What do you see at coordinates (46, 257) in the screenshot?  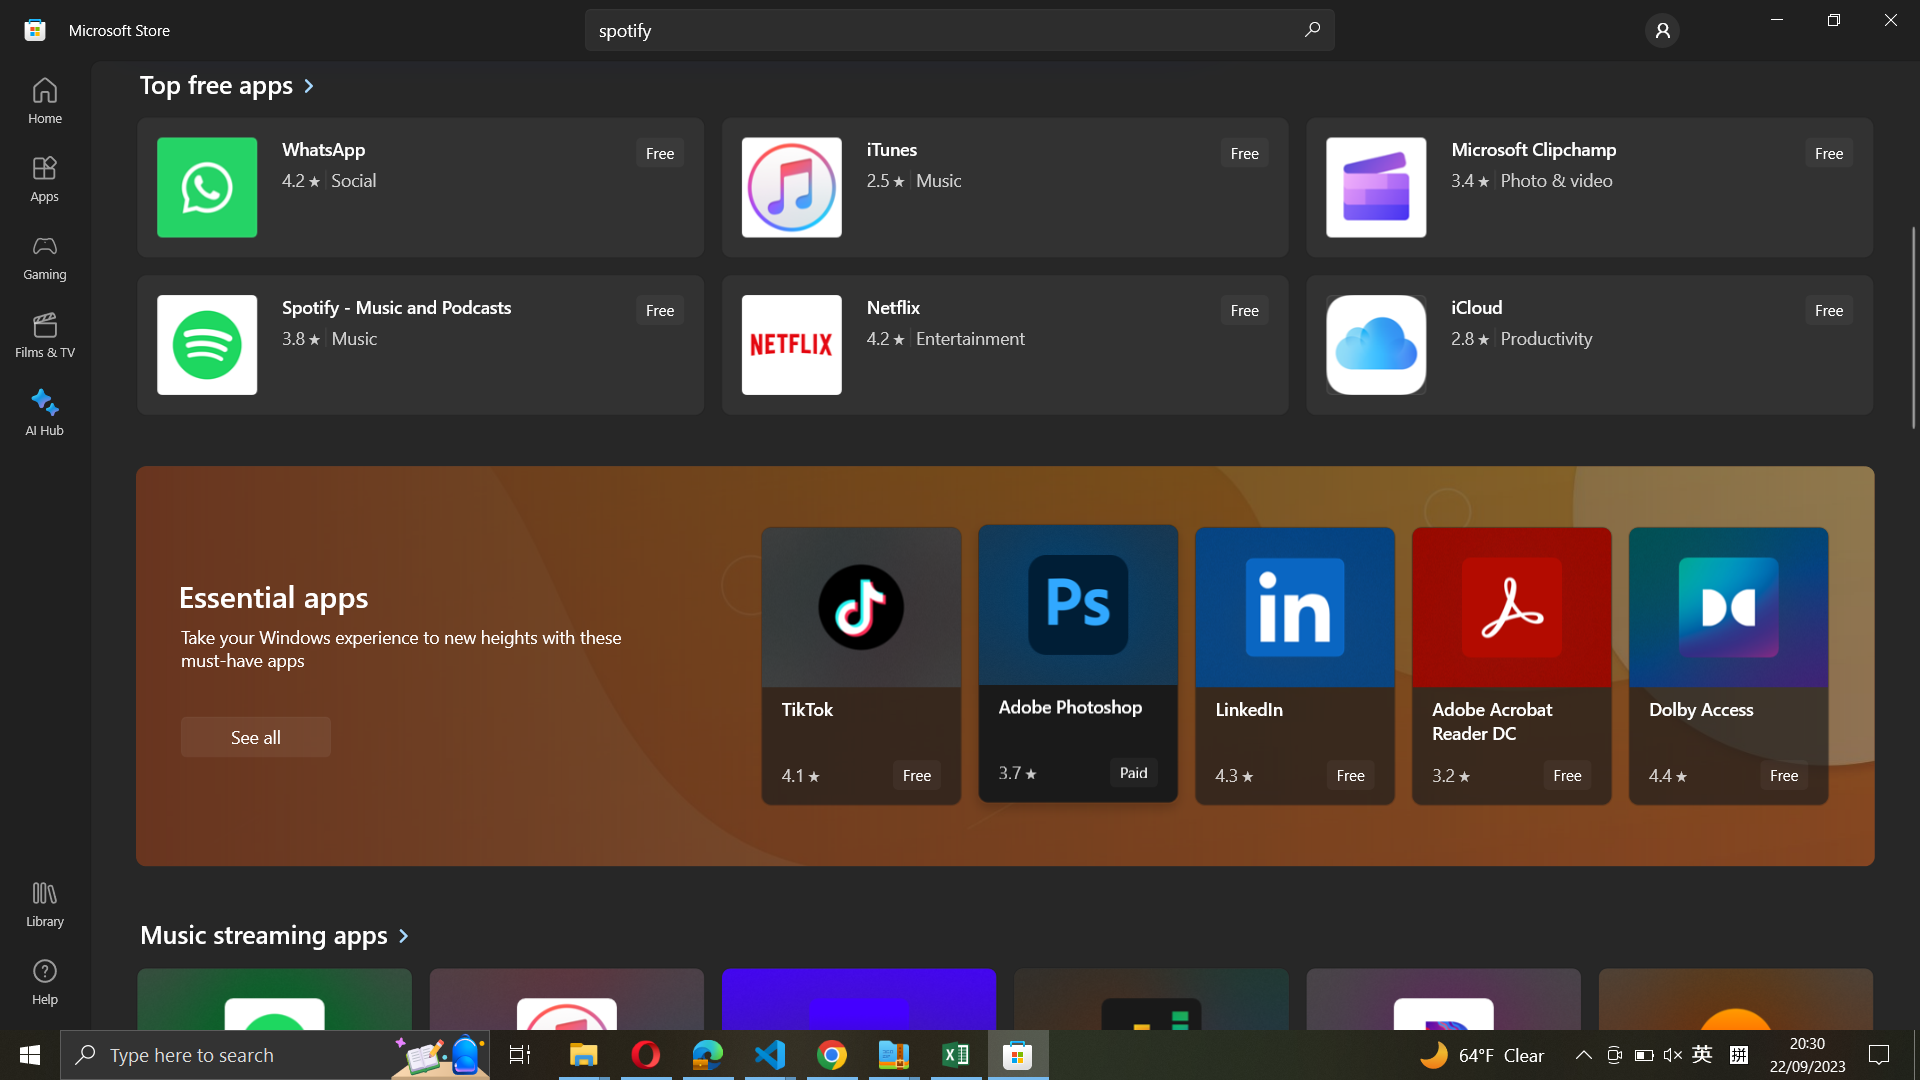 I see `the Gaming Window` at bounding box center [46, 257].